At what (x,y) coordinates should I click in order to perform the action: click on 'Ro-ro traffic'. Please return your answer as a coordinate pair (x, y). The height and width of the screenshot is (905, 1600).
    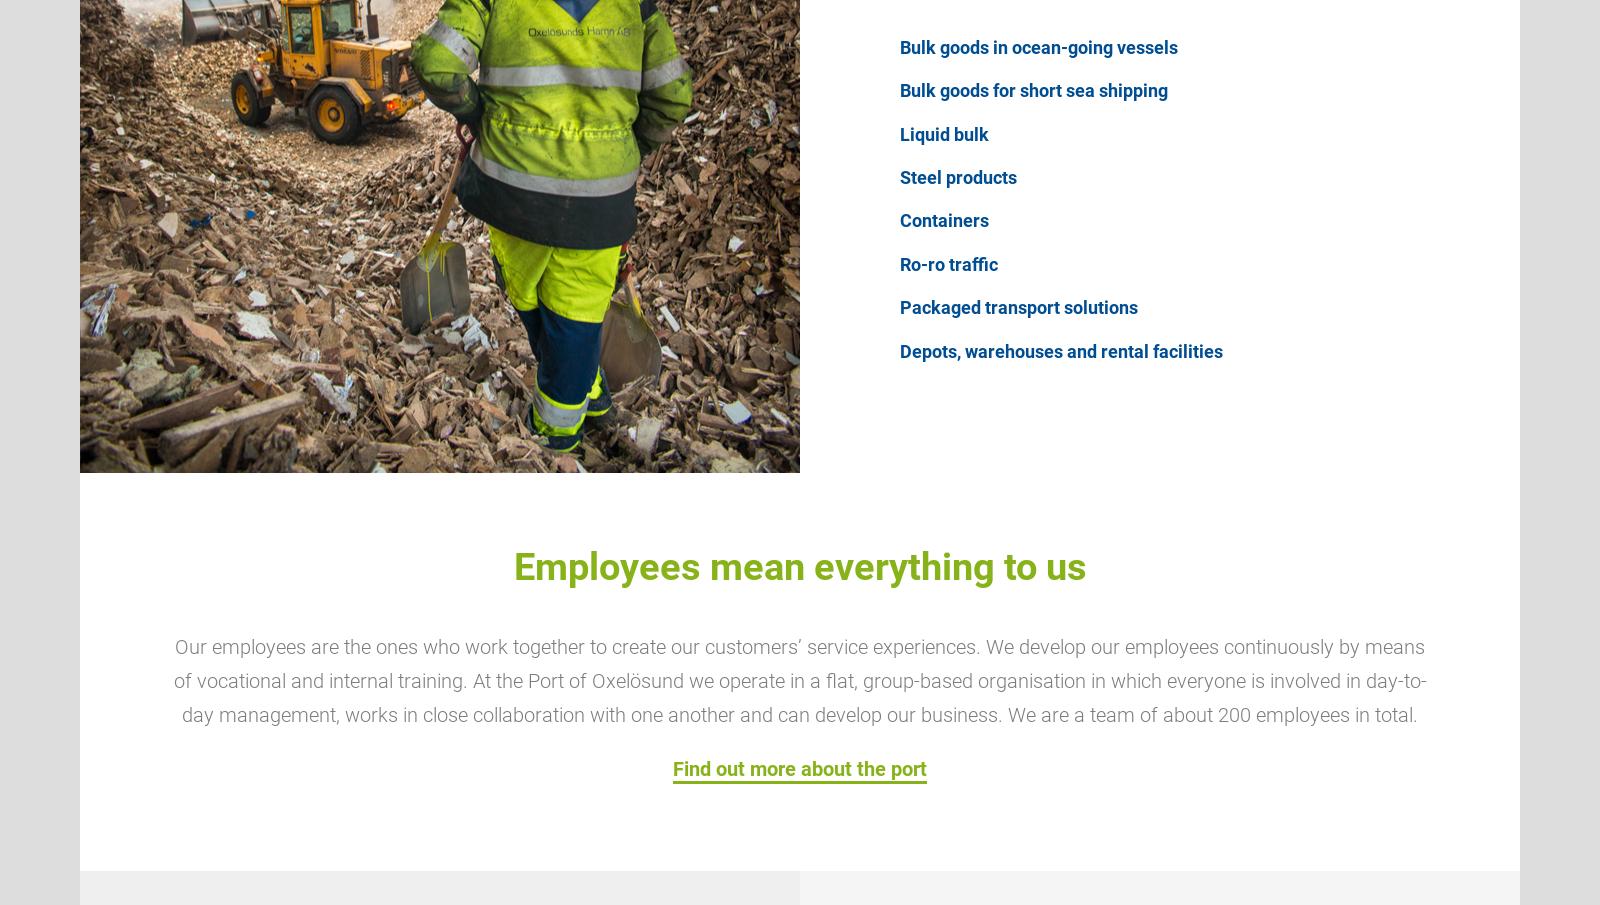
    Looking at the image, I should click on (947, 263).